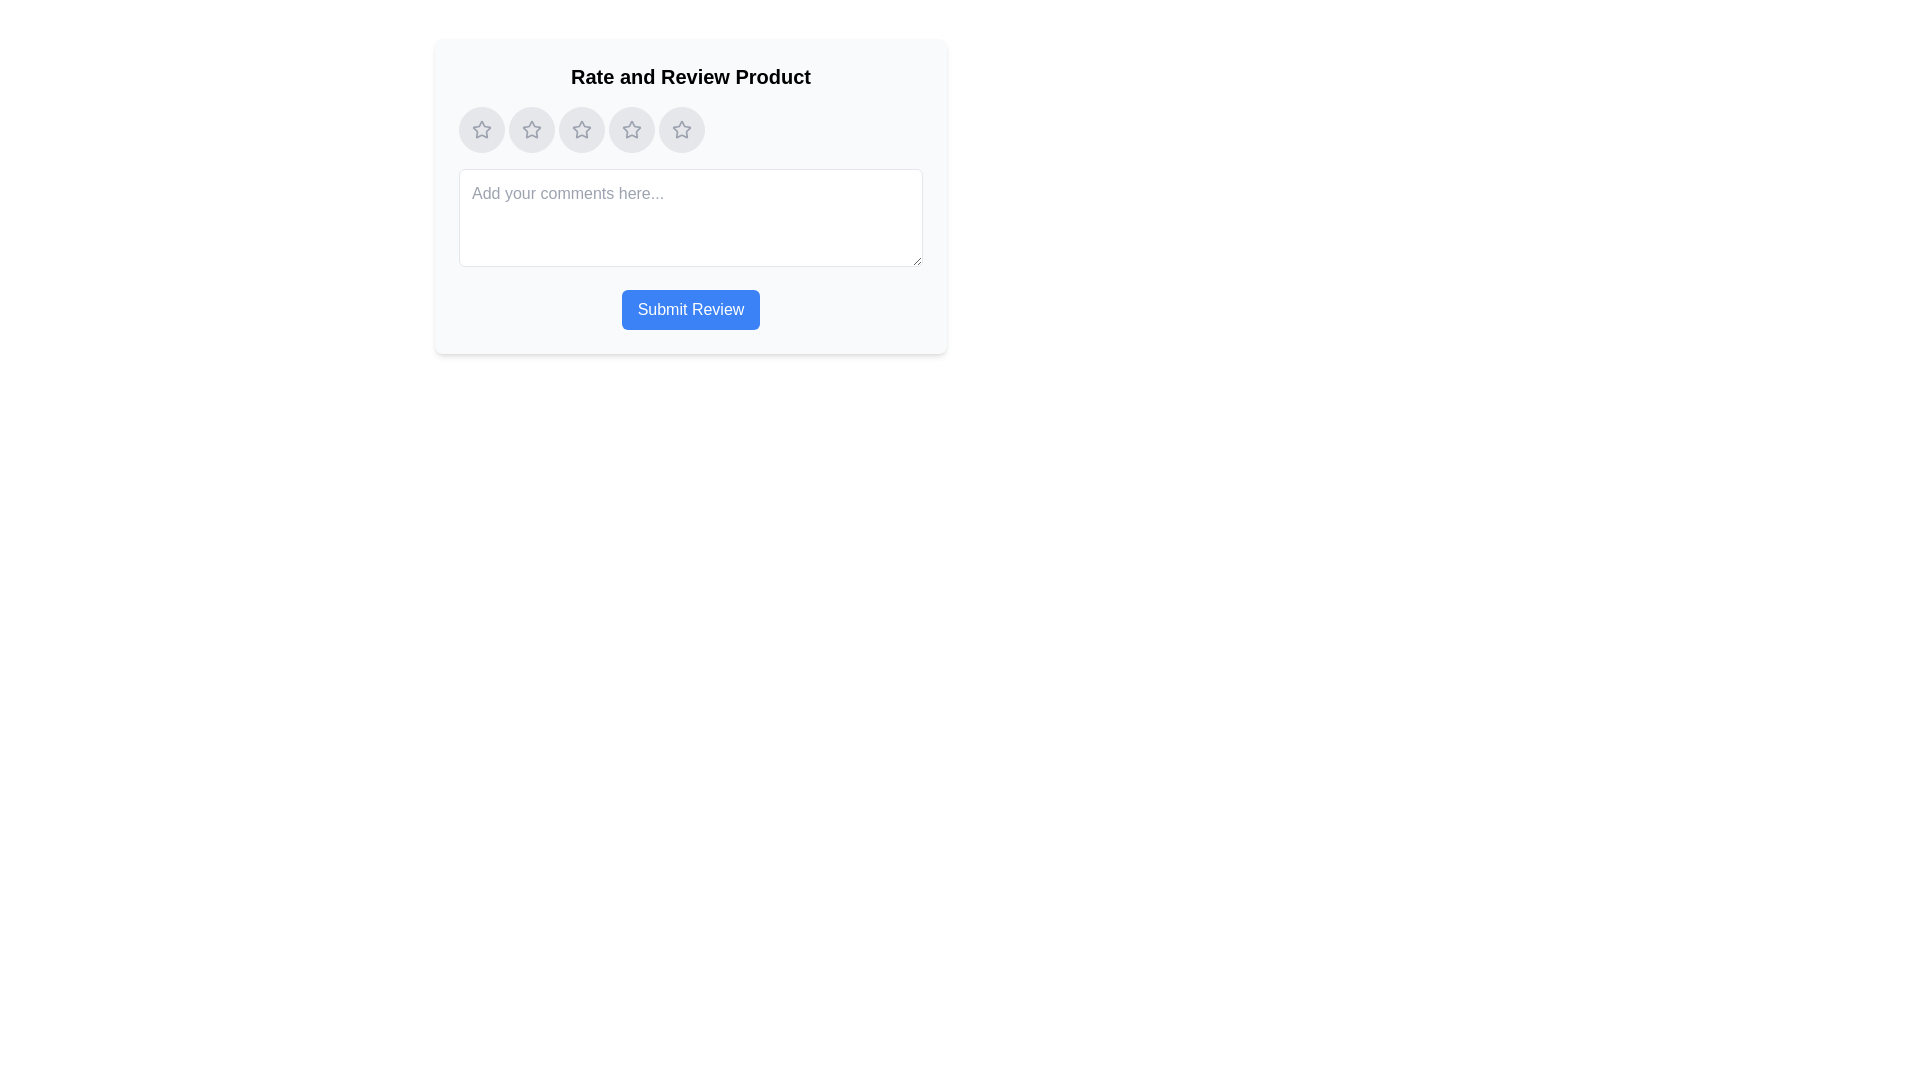  What do you see at coordinates (481, 130) in the screenshot?
I see `the leftmost rating button located below the 'Rate and Review Product' text and above the comments input box via keyboard navigation` at bounding box center [481, 130].